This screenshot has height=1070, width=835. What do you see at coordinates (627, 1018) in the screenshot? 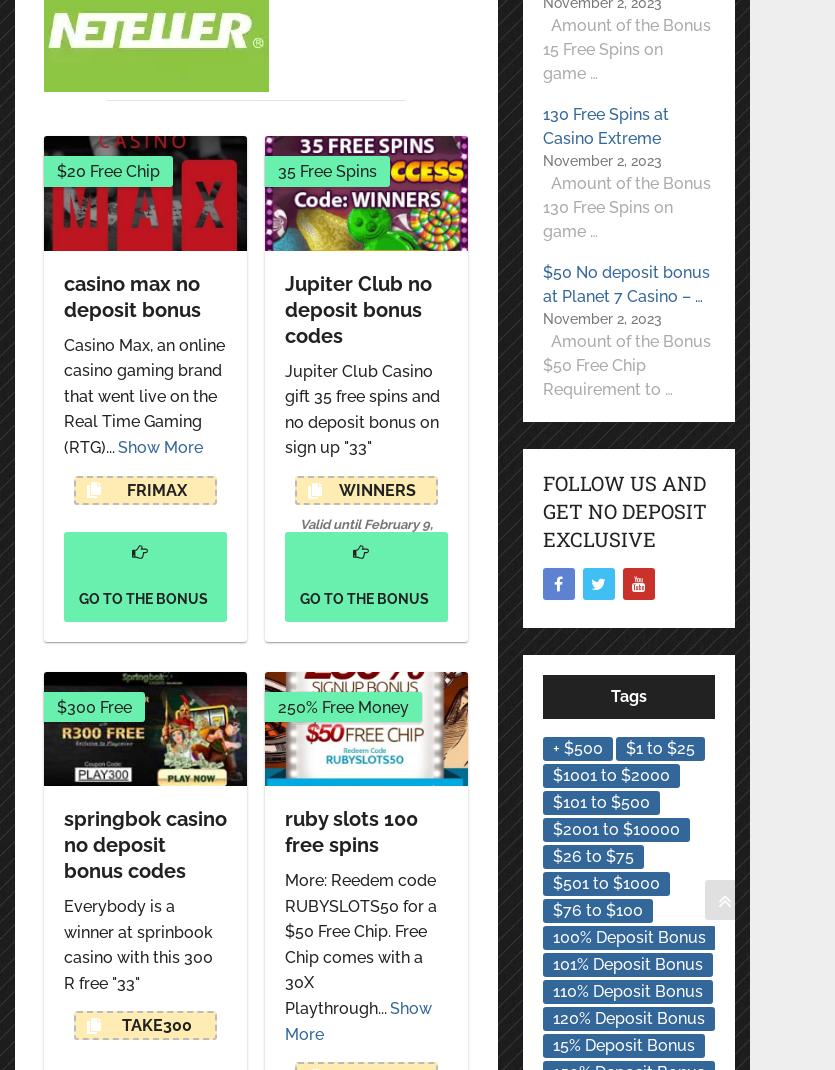
I see `'120% Deposit Bonus'` at bounding box center [627, 1018].